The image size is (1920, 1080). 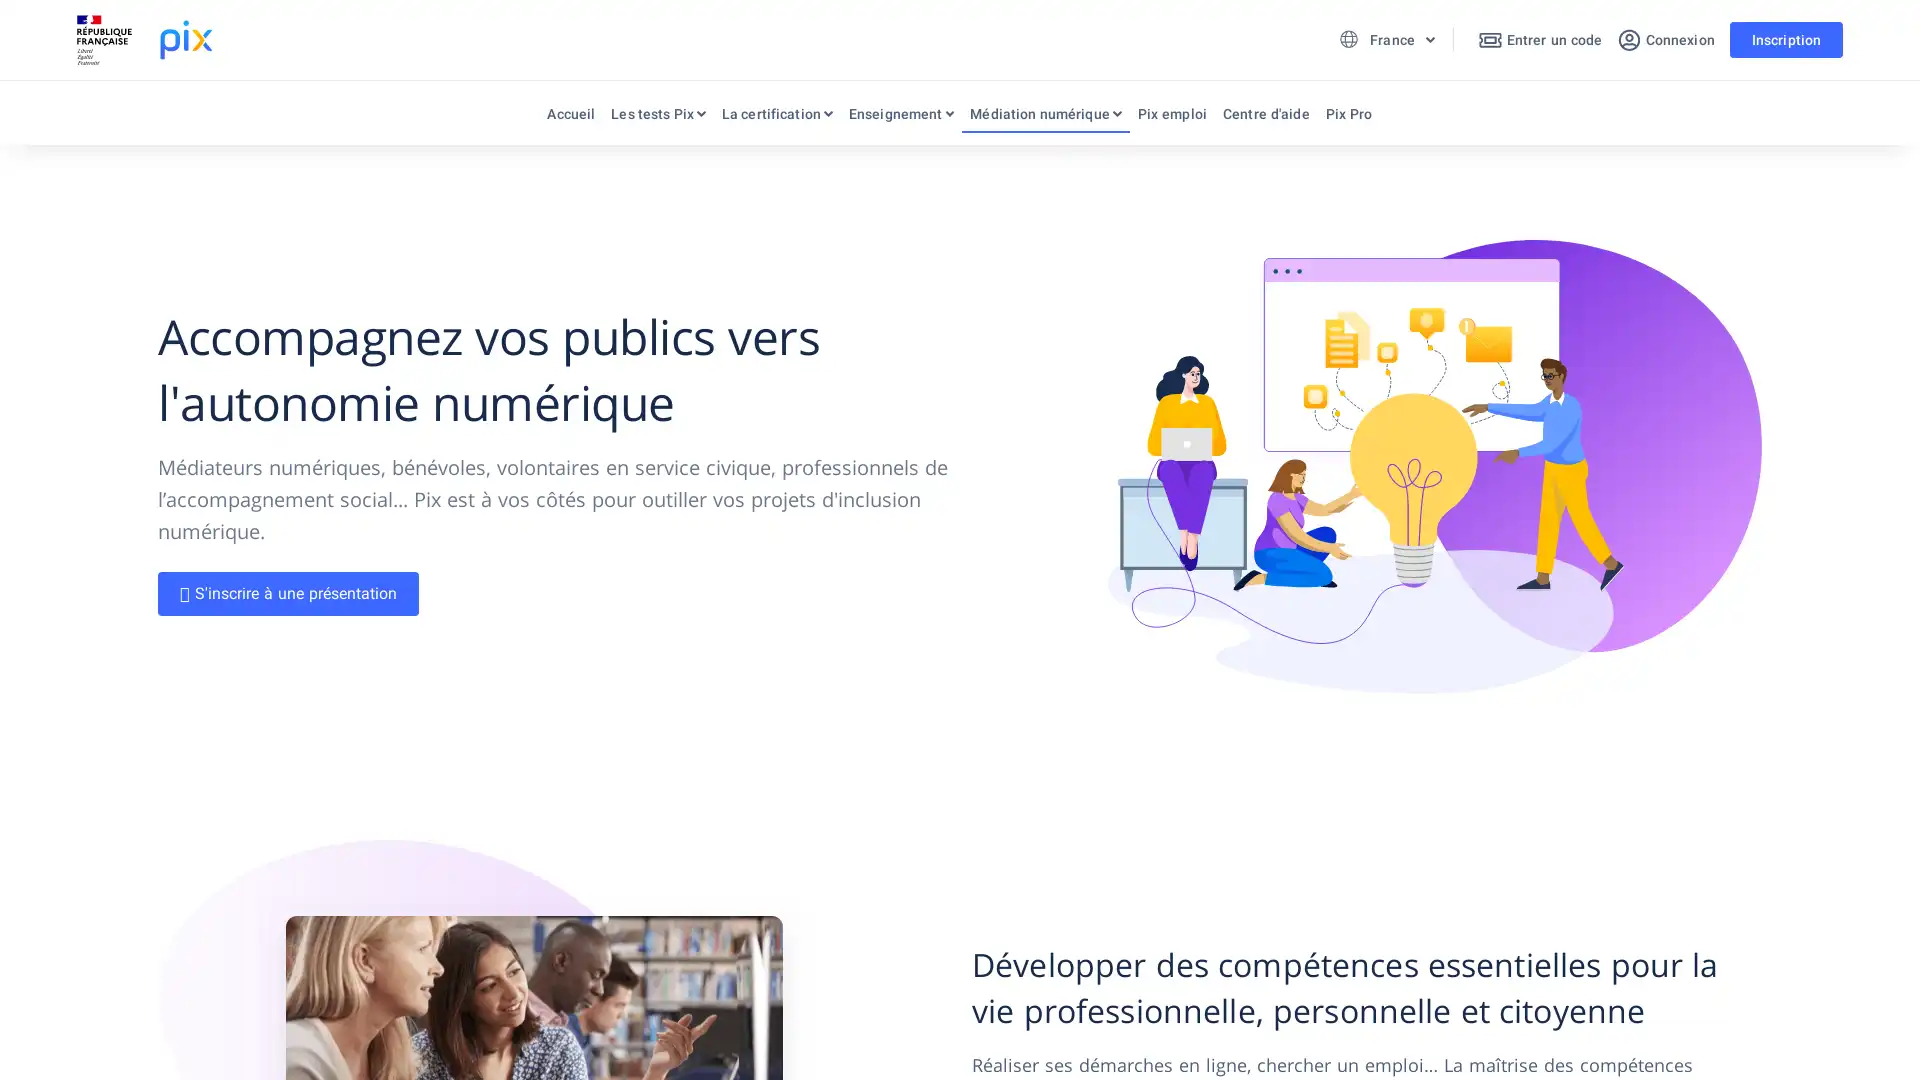 I want to click on La certification, so click(x=775, y=118).